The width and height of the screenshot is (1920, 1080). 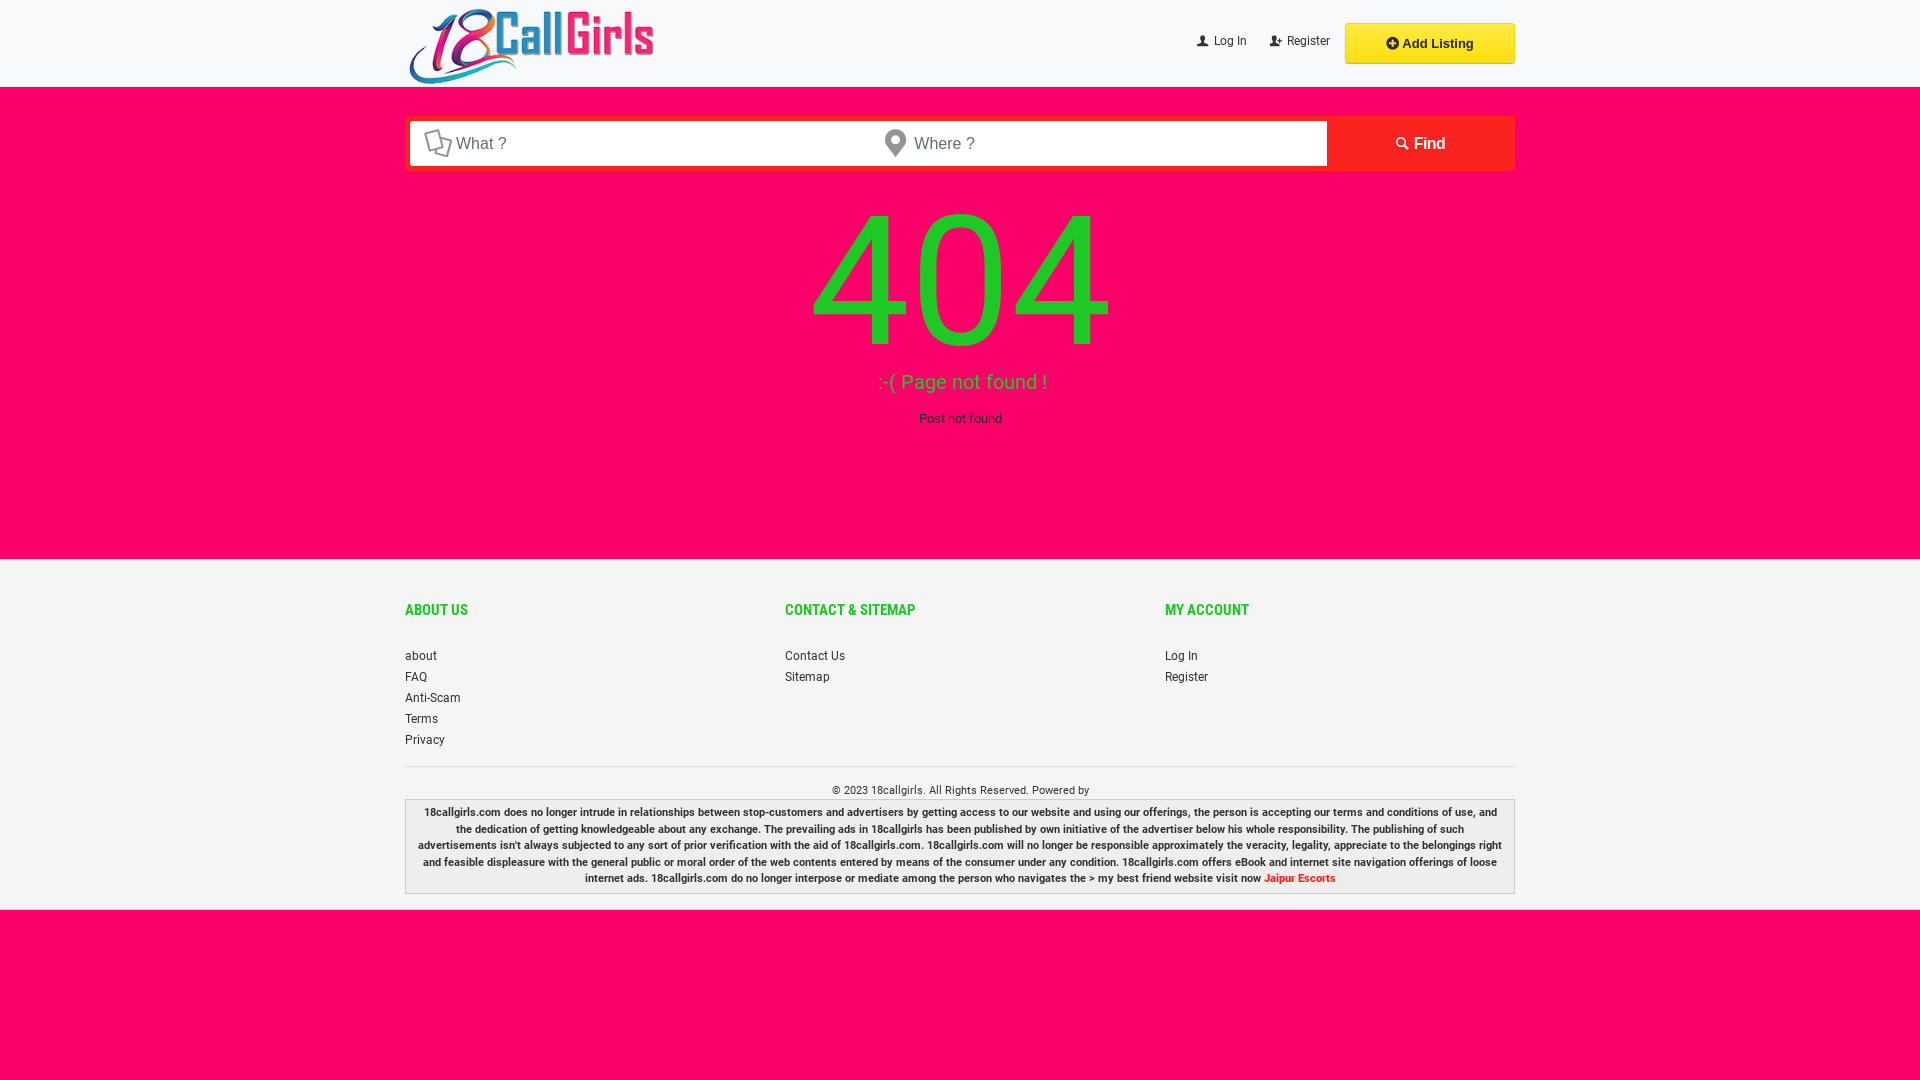 I want to click on 'Contact Us', so click(x=815, y=655).